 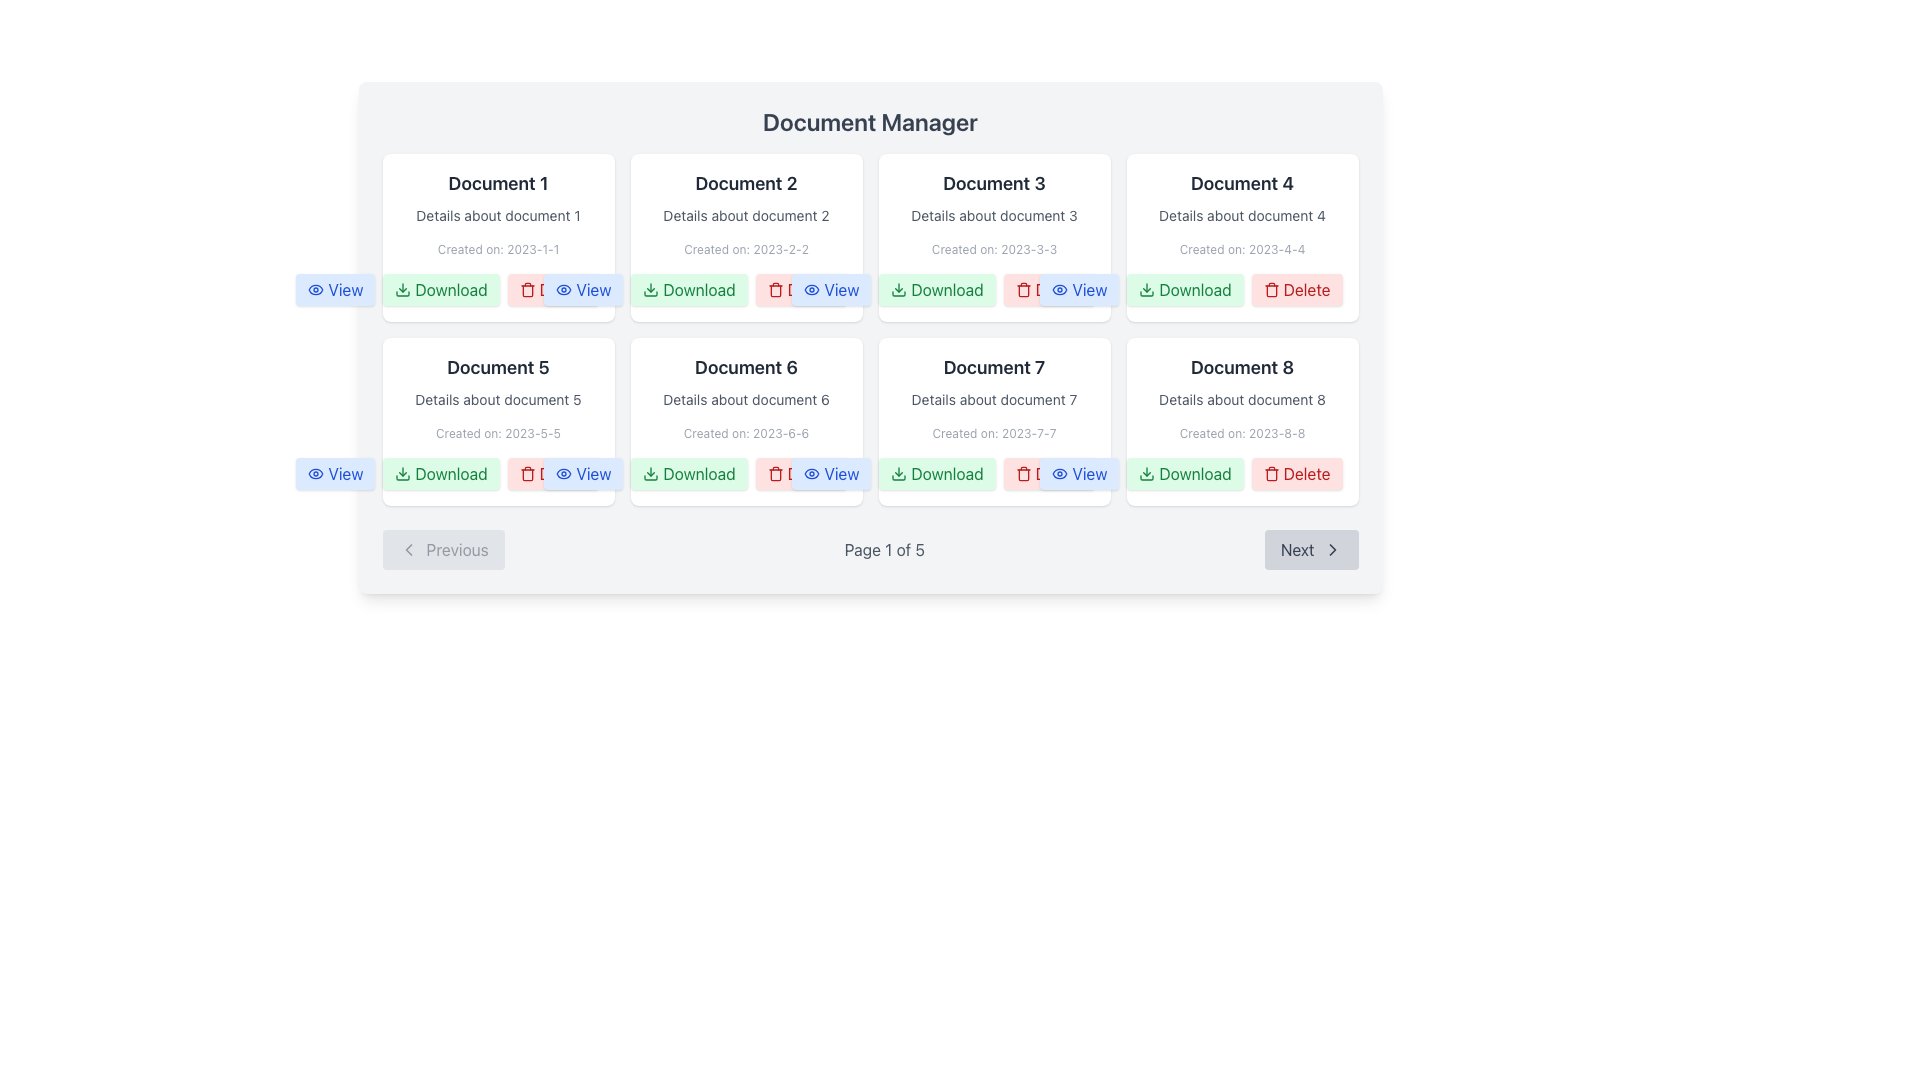 I want to click on the Informational display block that provides an overview of Document 4, located in the fourth position of the first row of a grid layout, so click(x=1241, y=213).